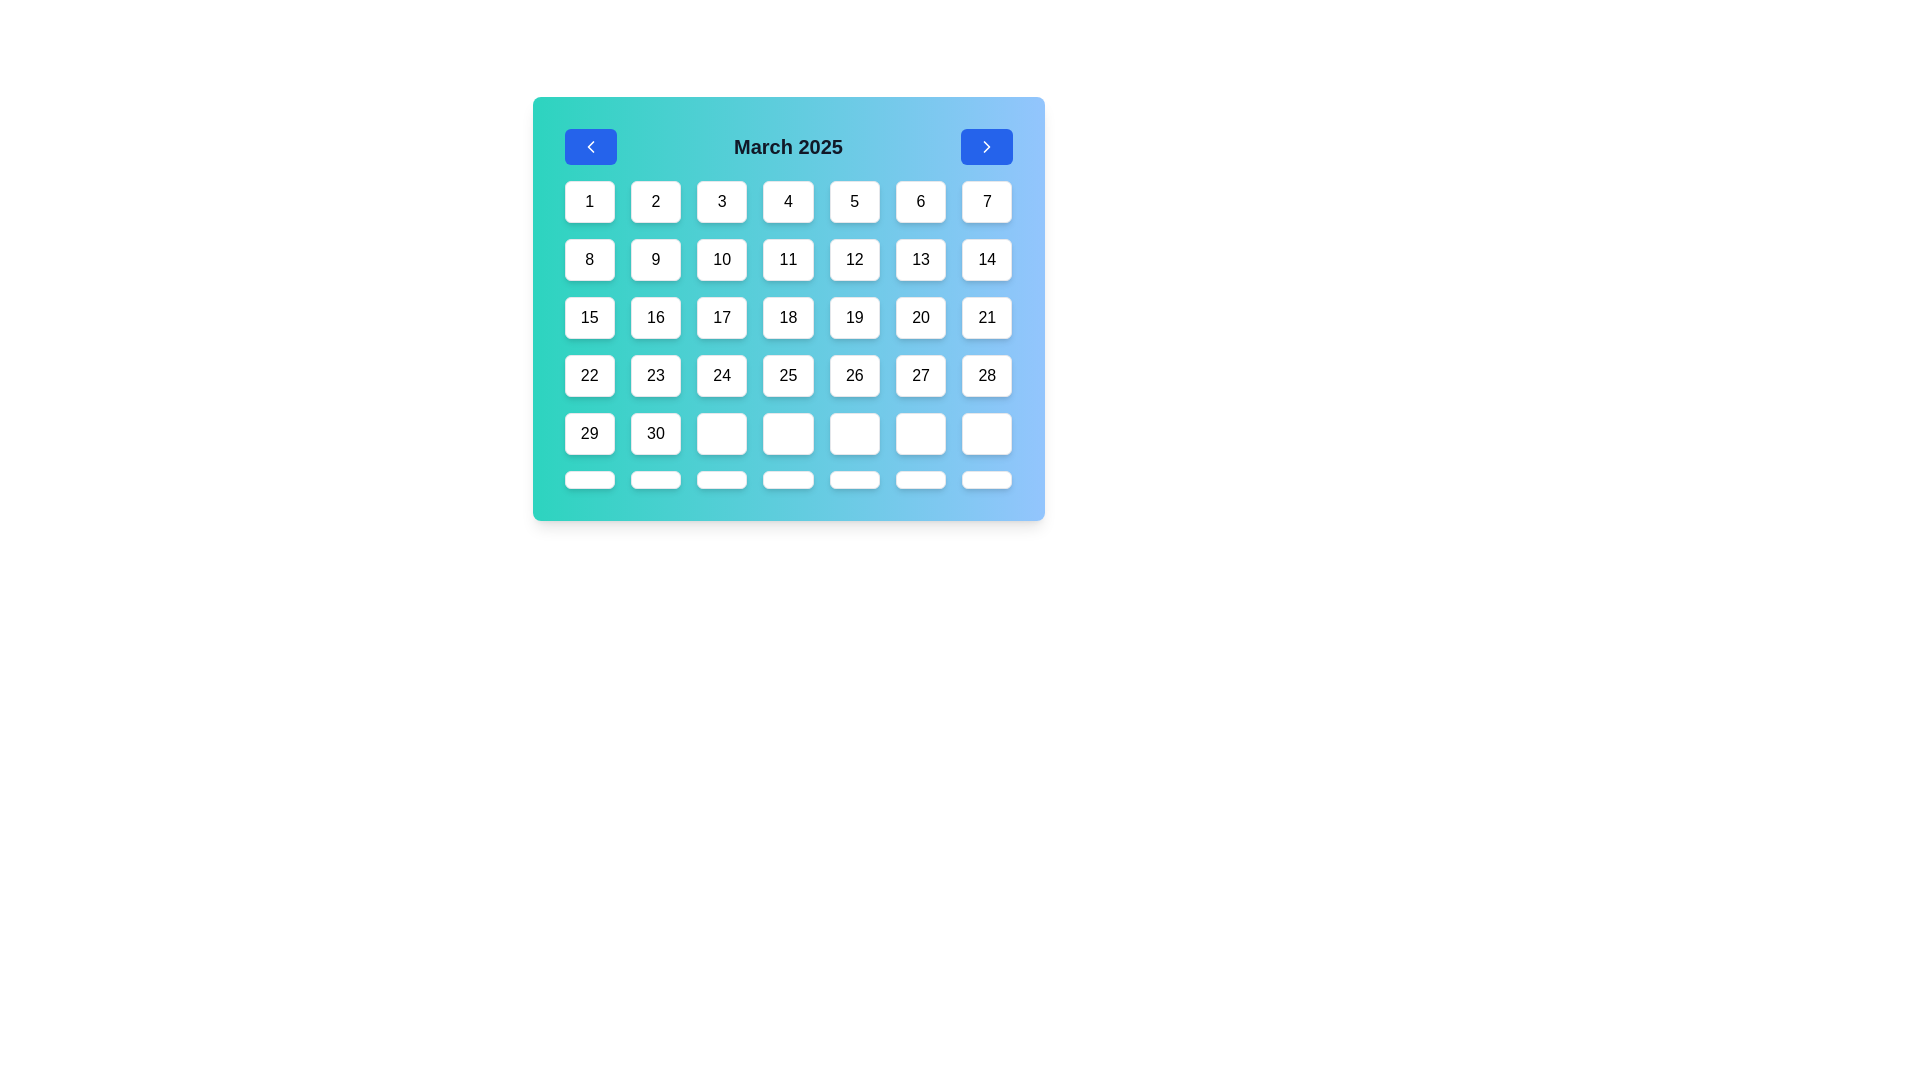 The height and width of the screenshot is (1080, 1920). I want to click on the rectangular button labeled '26' in the fifth row and fourth column of the calendar grid for March 2025, so click(854, 375).